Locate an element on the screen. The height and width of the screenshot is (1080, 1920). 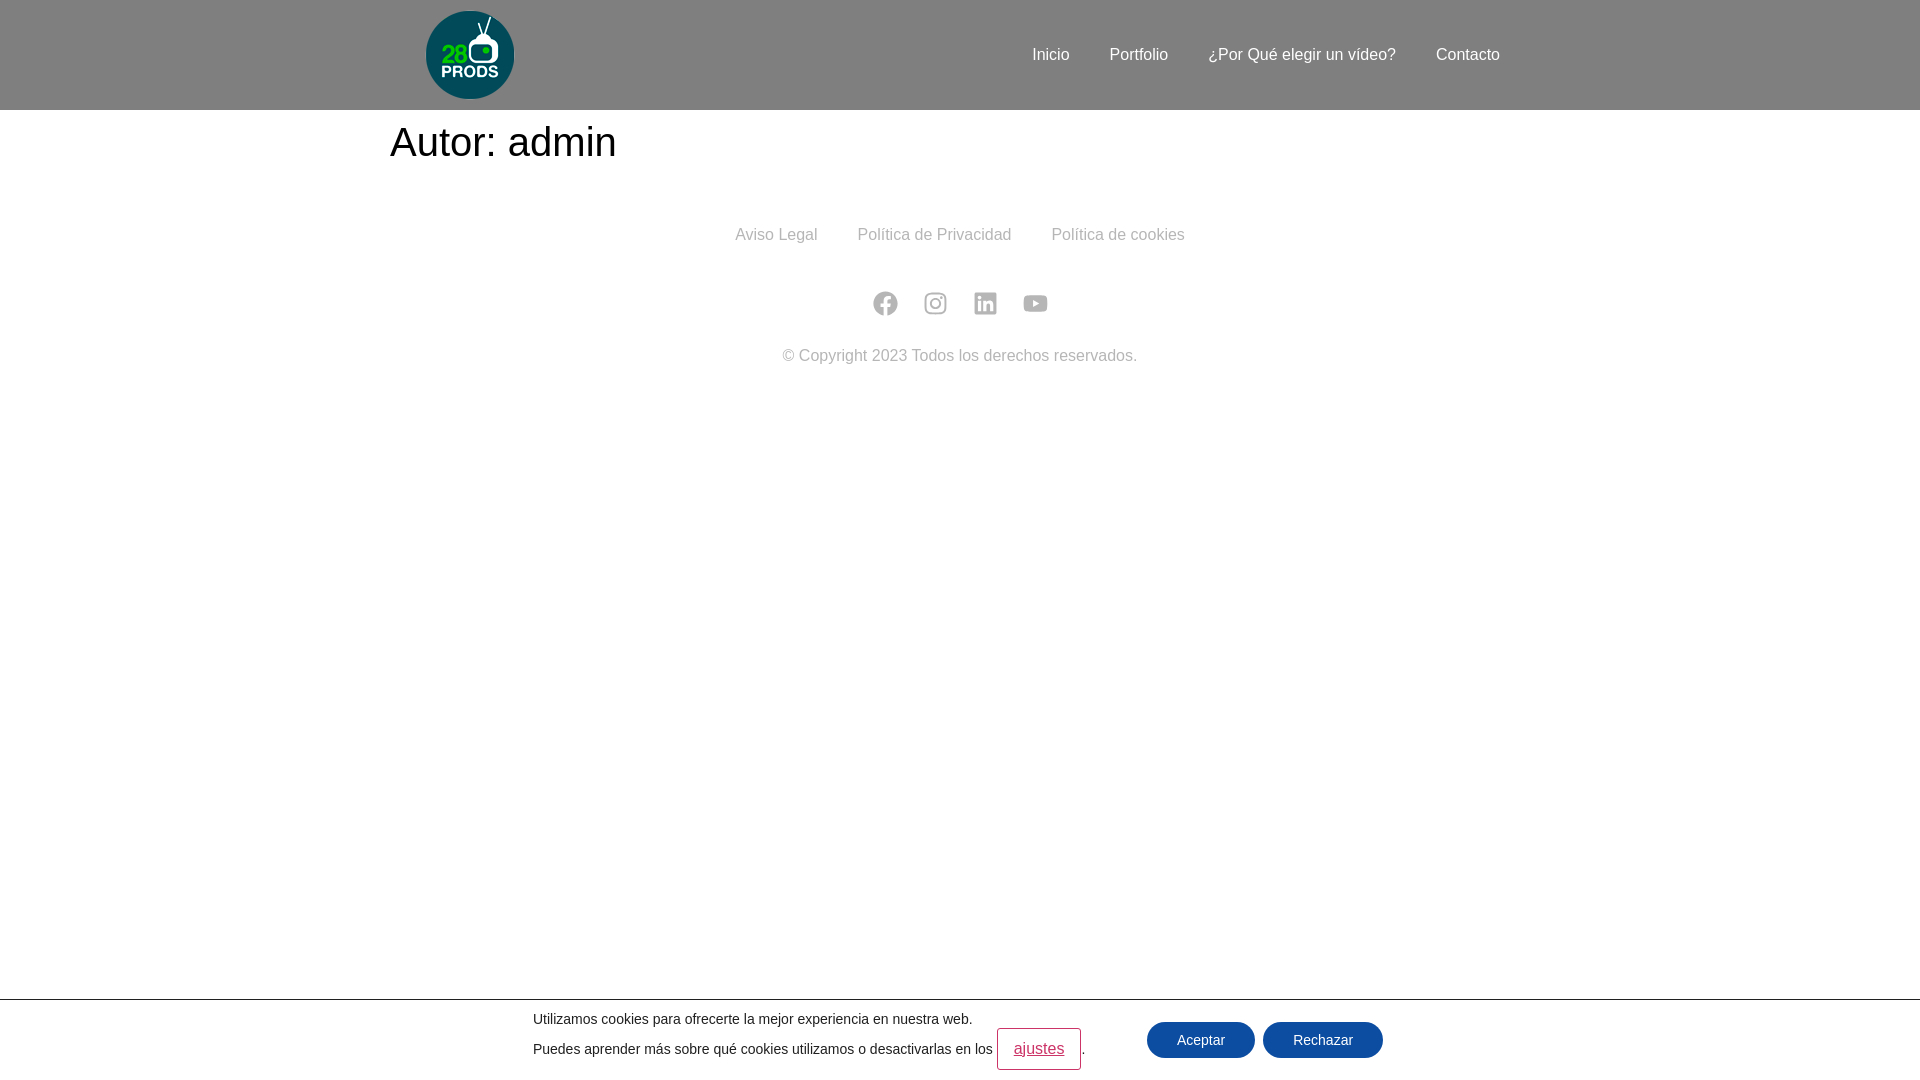
'Aceptar' is located at coordinates (1200, 1039).